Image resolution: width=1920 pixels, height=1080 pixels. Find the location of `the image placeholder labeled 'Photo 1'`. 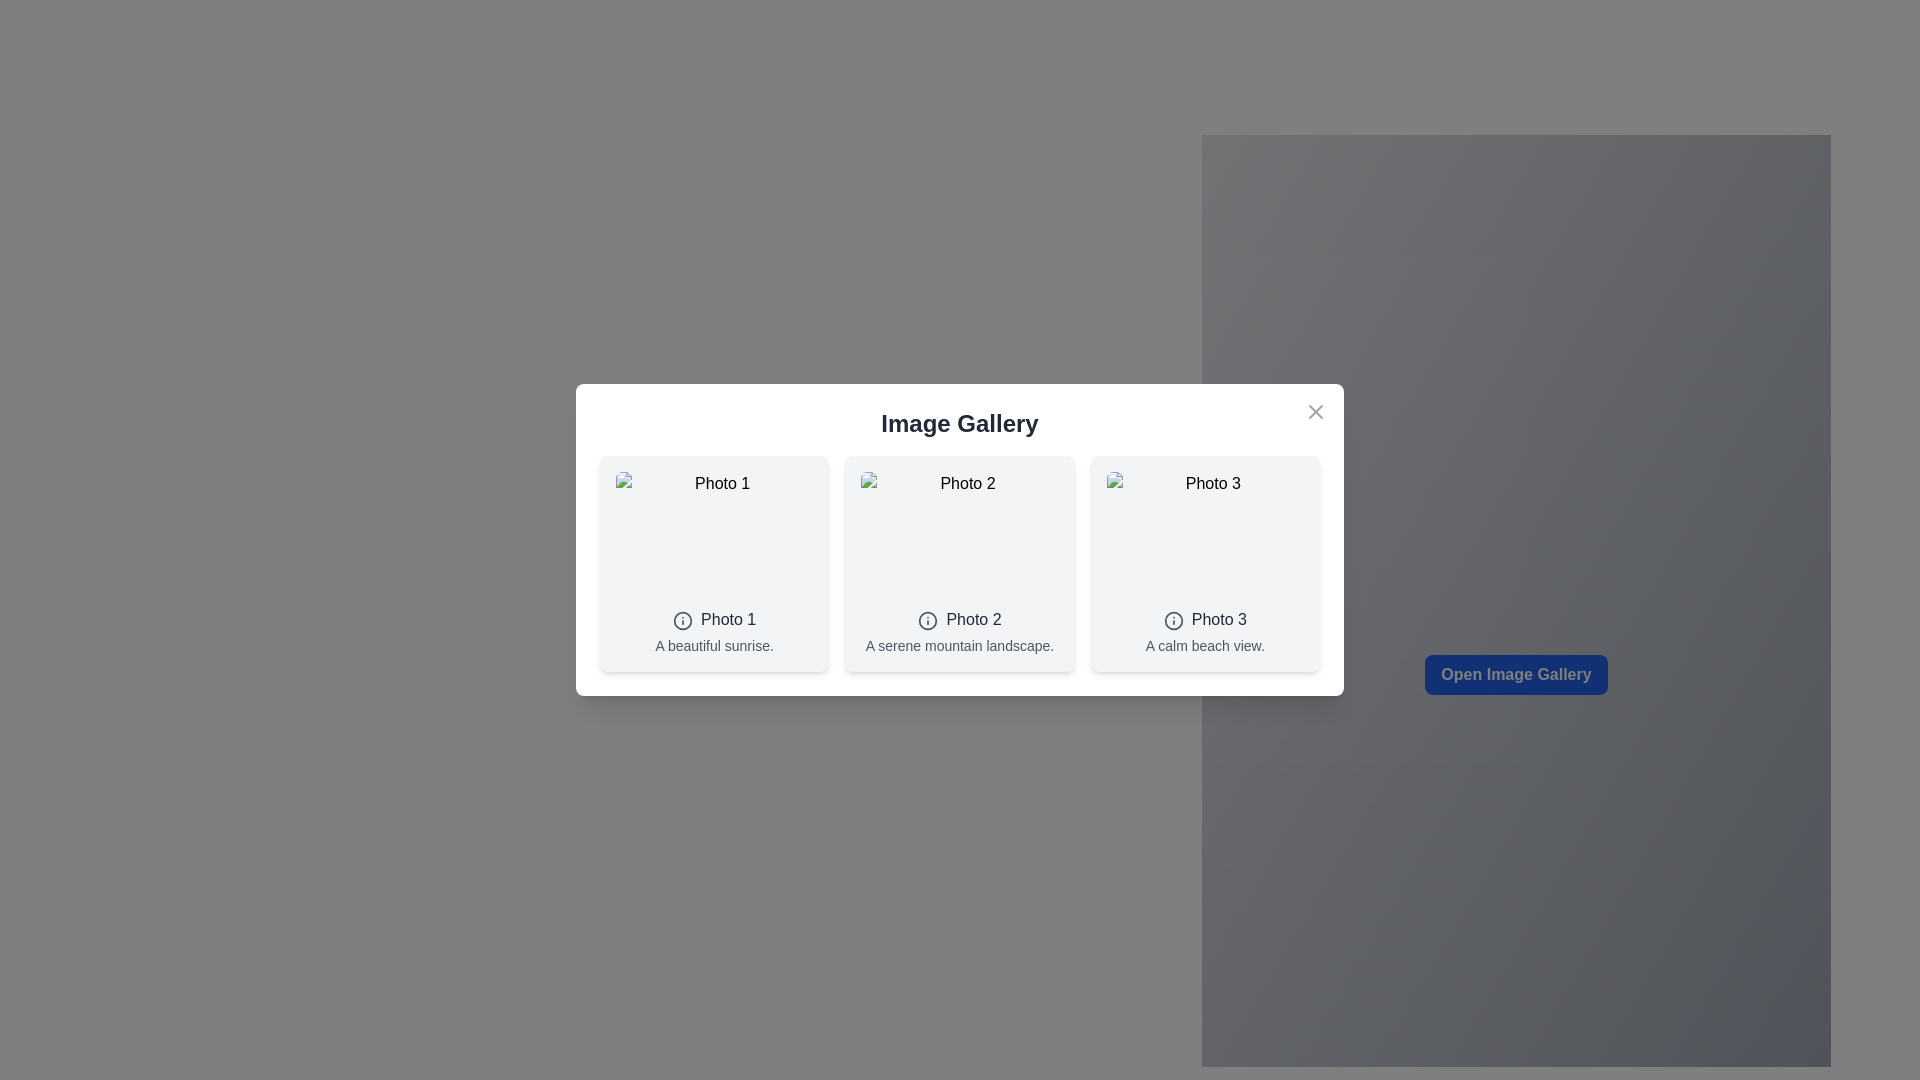

the image placeholder labeled 'Photo 1' is located at coordinates (714, 535).